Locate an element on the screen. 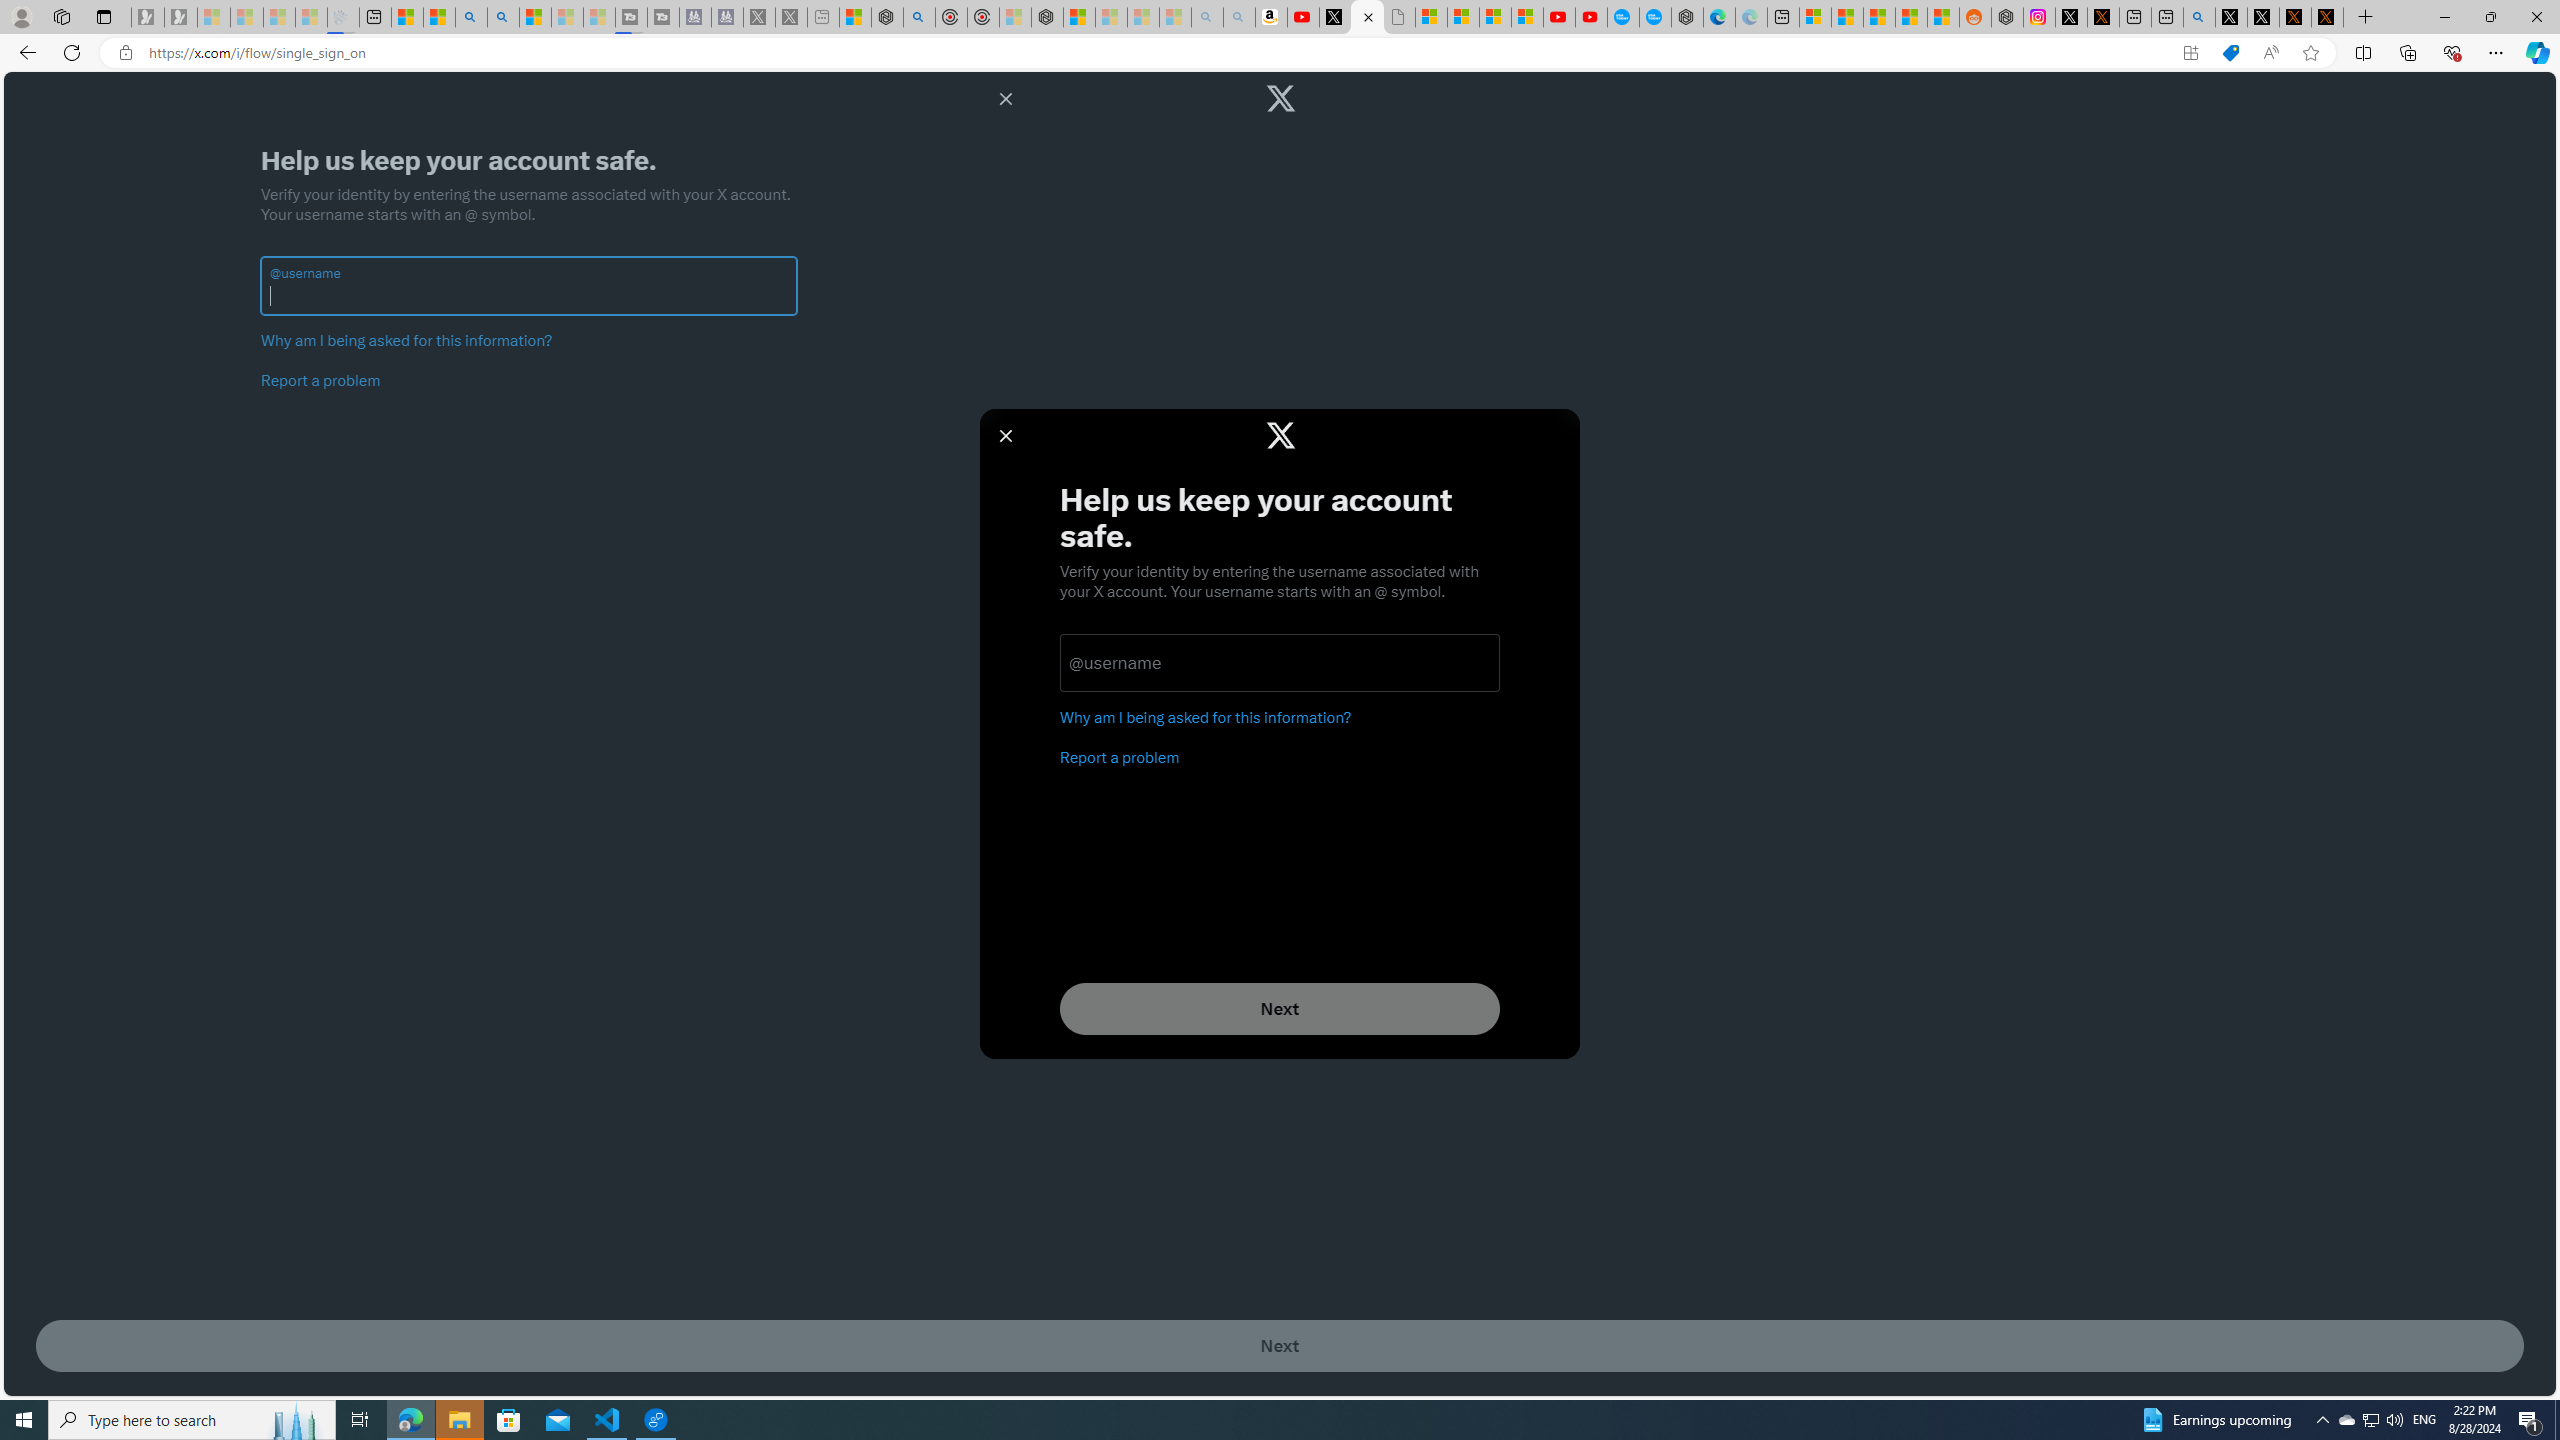 This screenshot has height=1440, width=2560. 'Day 1: Arriving in Yemen (surreal to be here) - YouTube' is located at coordinates (1304, 16).